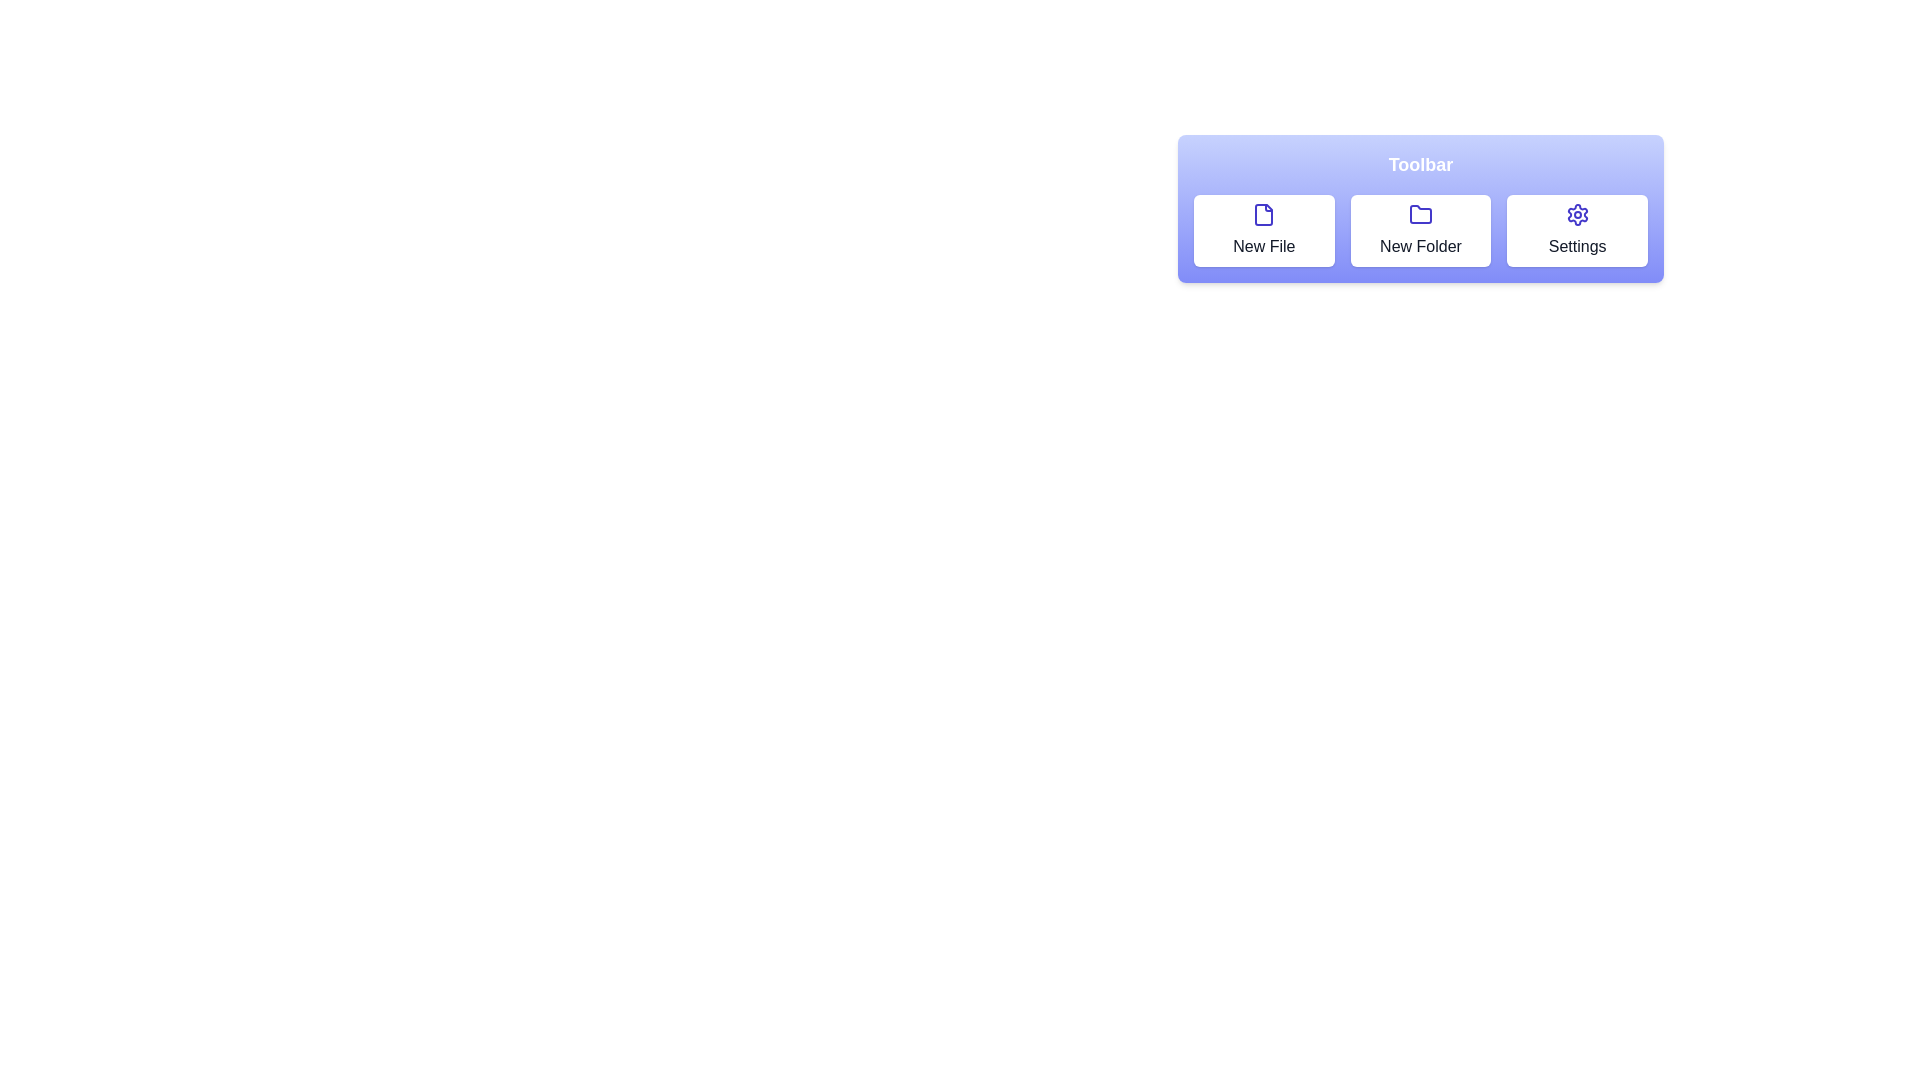 The width and height of the screenshot is (1920, 1080). What do you see at coordinates (1263, 245) in the screenshot?
I see `the 'New File' text label, which is part of a button-like component on the leftmost side of the horizontal toolbar with a soft blue gradient background` at bounding box center [1263, 245].